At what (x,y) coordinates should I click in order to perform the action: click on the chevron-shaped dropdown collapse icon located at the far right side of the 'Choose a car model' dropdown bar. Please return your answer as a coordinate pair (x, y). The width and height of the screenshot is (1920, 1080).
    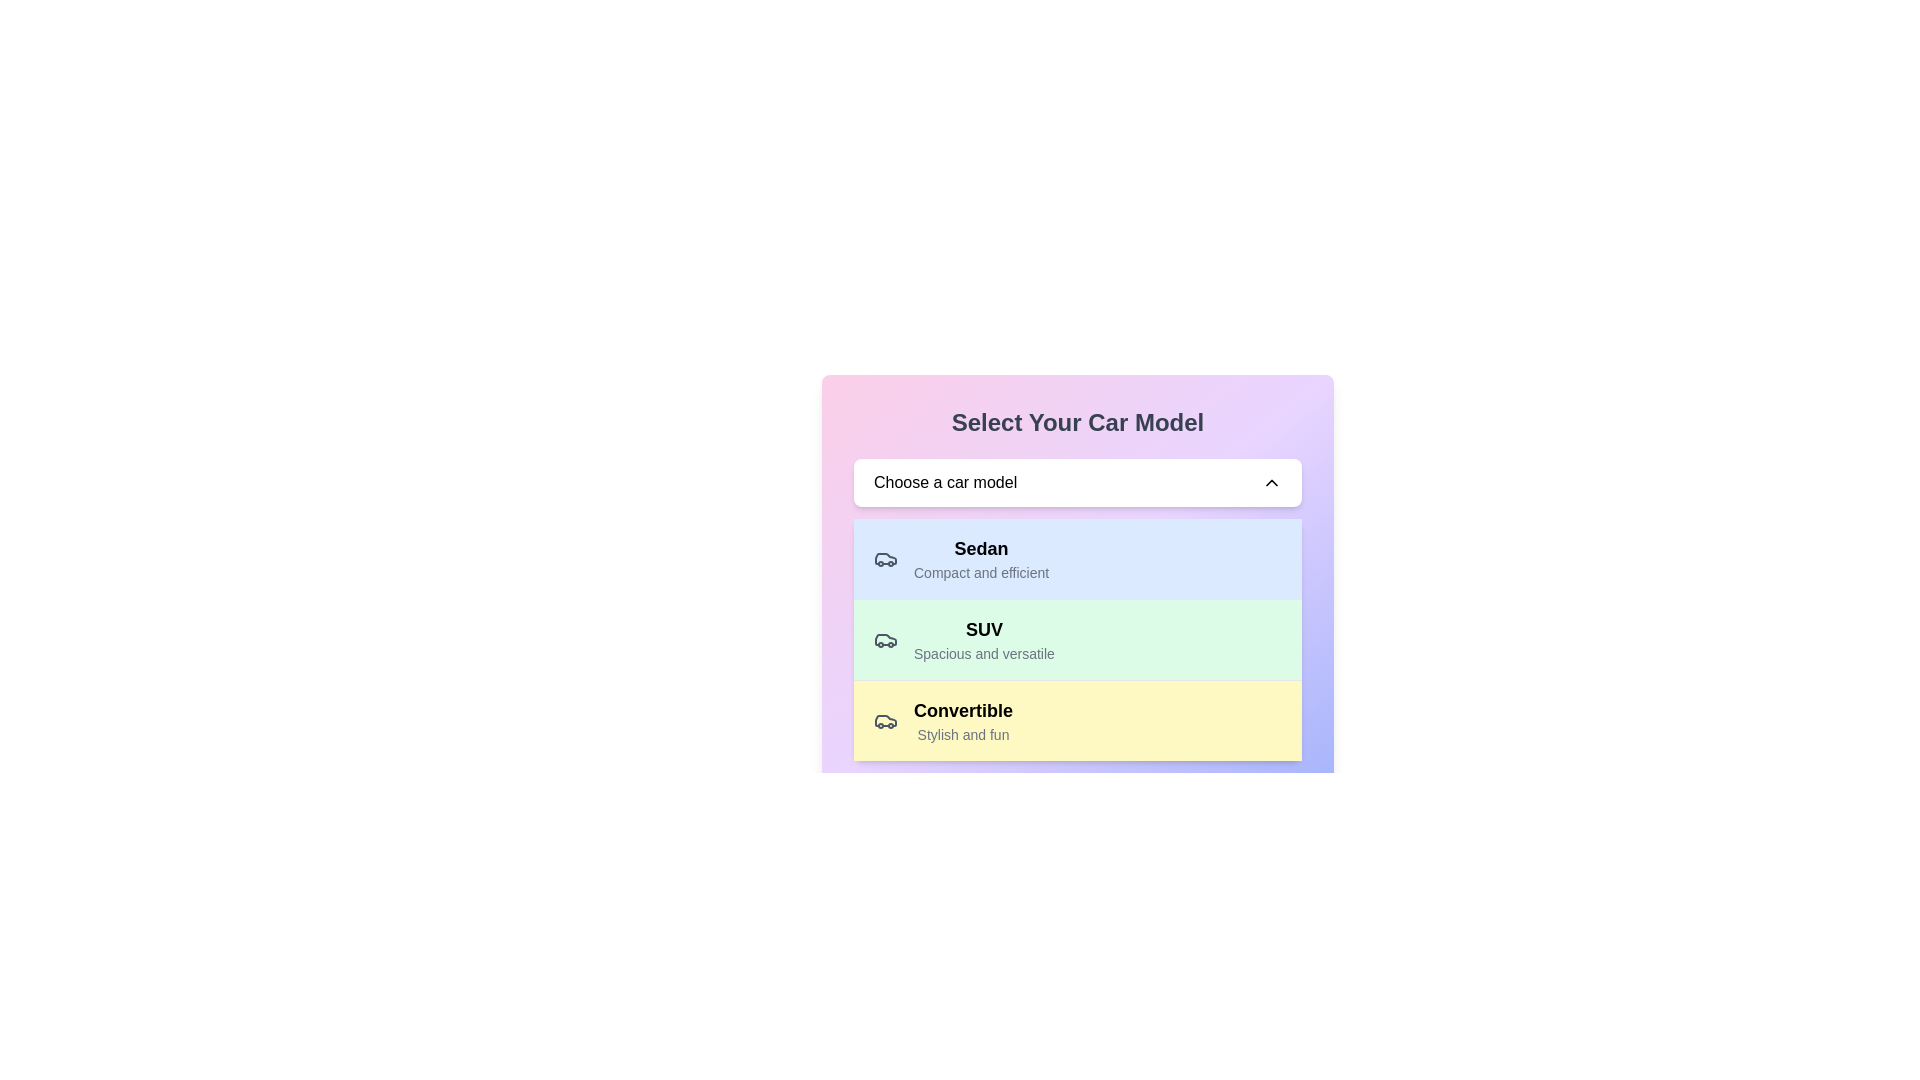
    Looking at the image, I should click on (1271, 482).